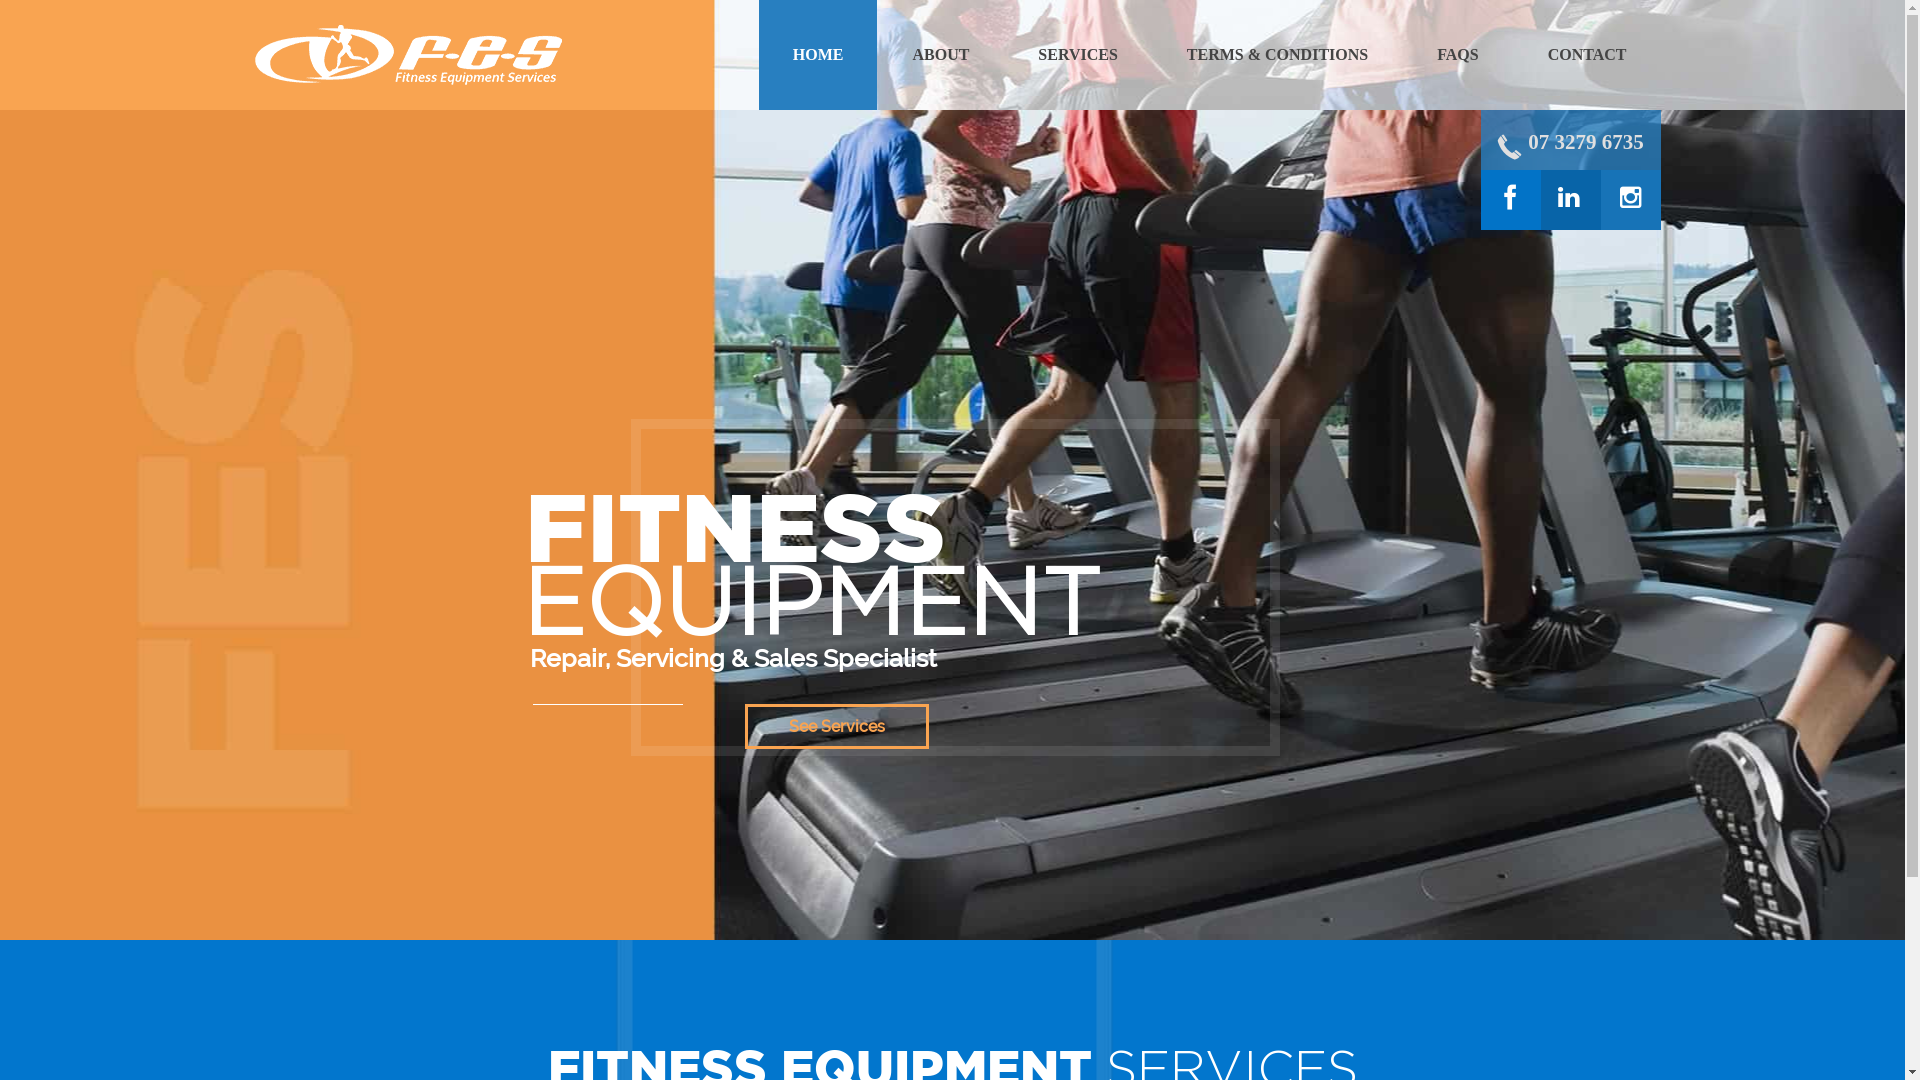 The image size is (1920, 1080). What do you see at coordinates (818, 53) in the screenshot?
I see `'HOME'` at bounding box center [818, 53].